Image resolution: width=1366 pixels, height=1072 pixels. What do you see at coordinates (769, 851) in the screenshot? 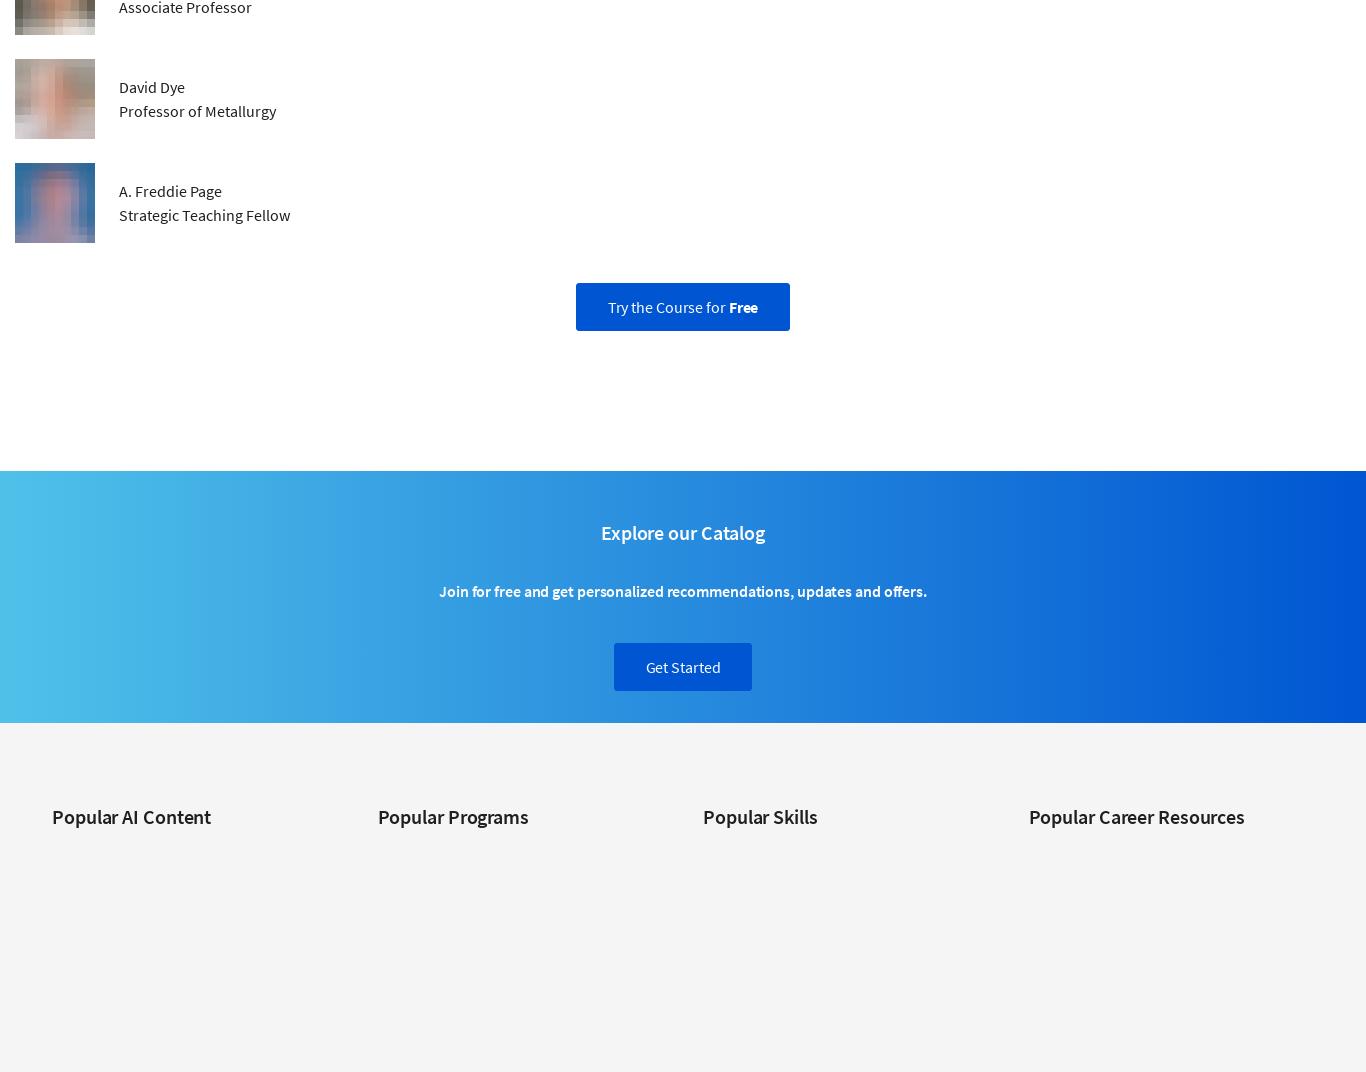
I see `'Cybersecurity Courses'` at bounding box center [769, 851].